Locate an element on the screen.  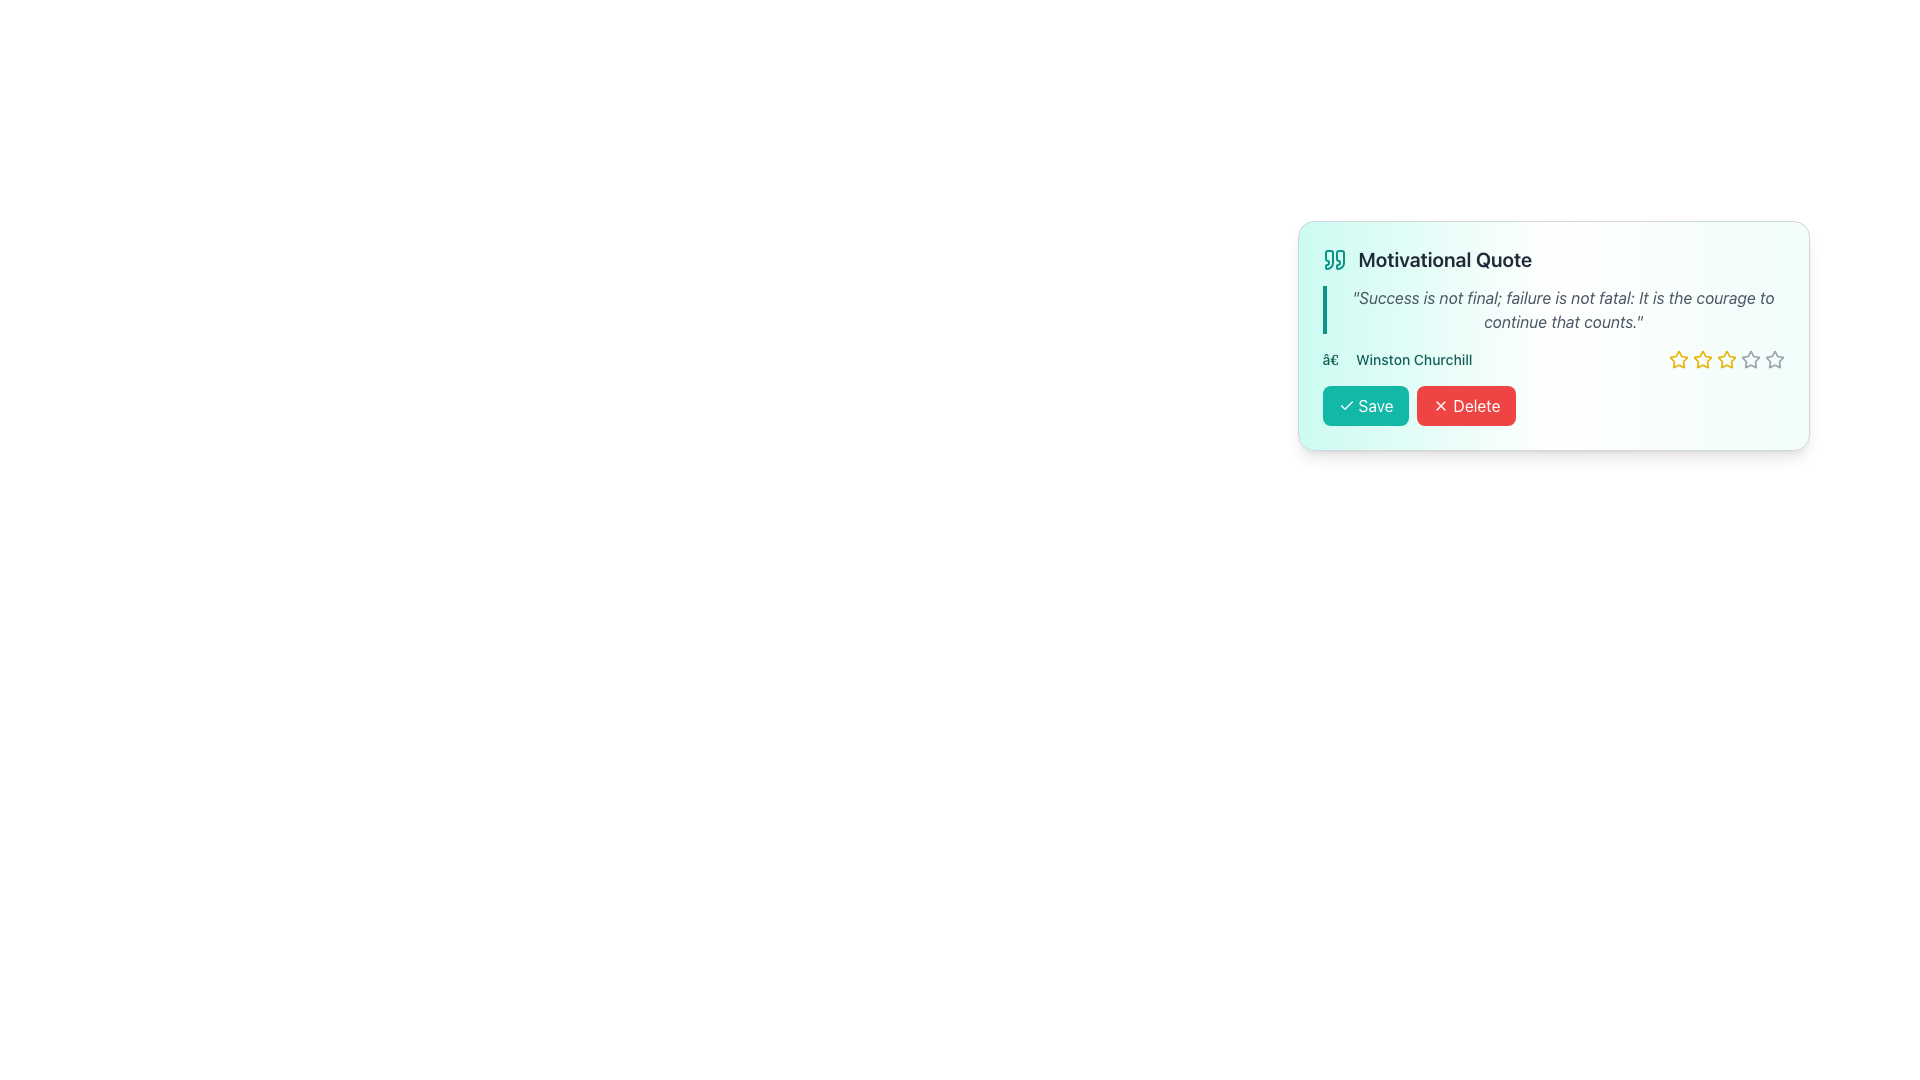
the first star icon in the rating system to observe visual feedback is located at coordinates (1678, 358).